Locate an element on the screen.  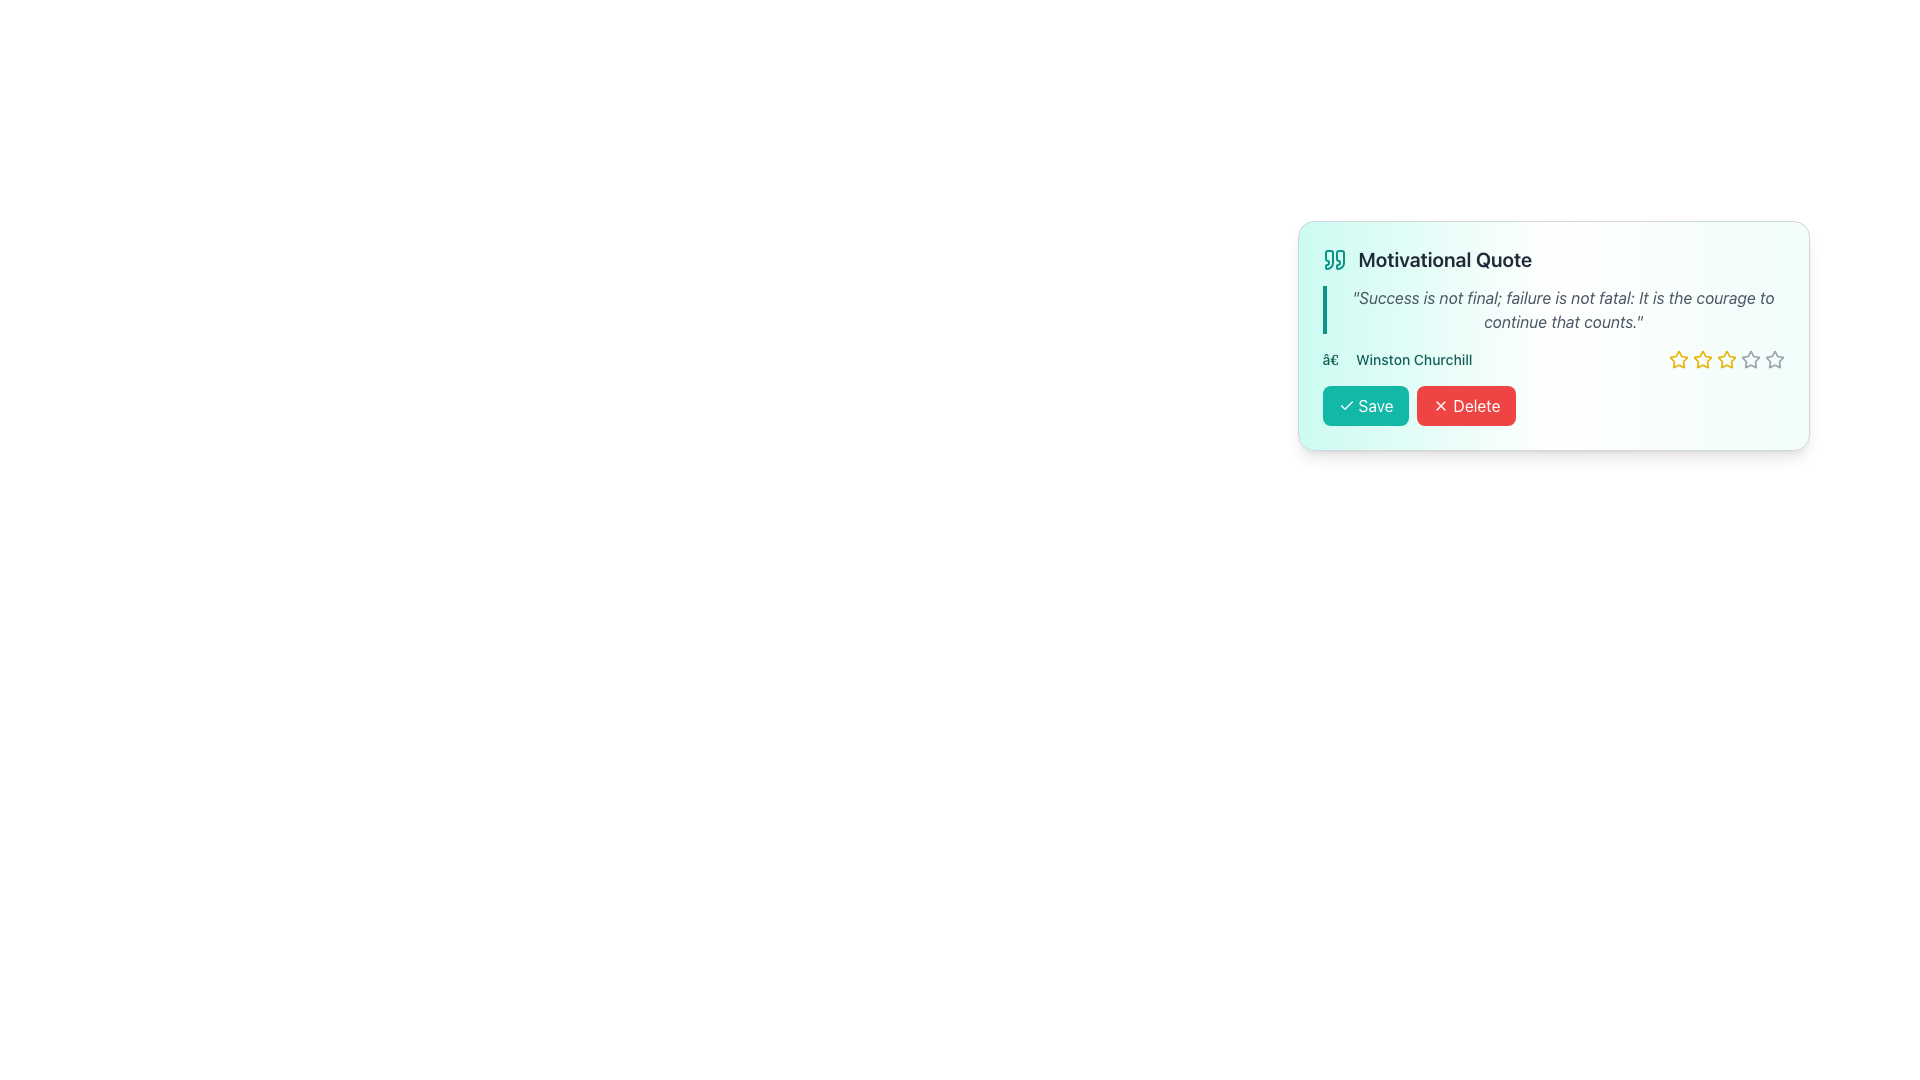
the first star icon in the rating system to observe visual feedback is located at coordinates (1678, 358).